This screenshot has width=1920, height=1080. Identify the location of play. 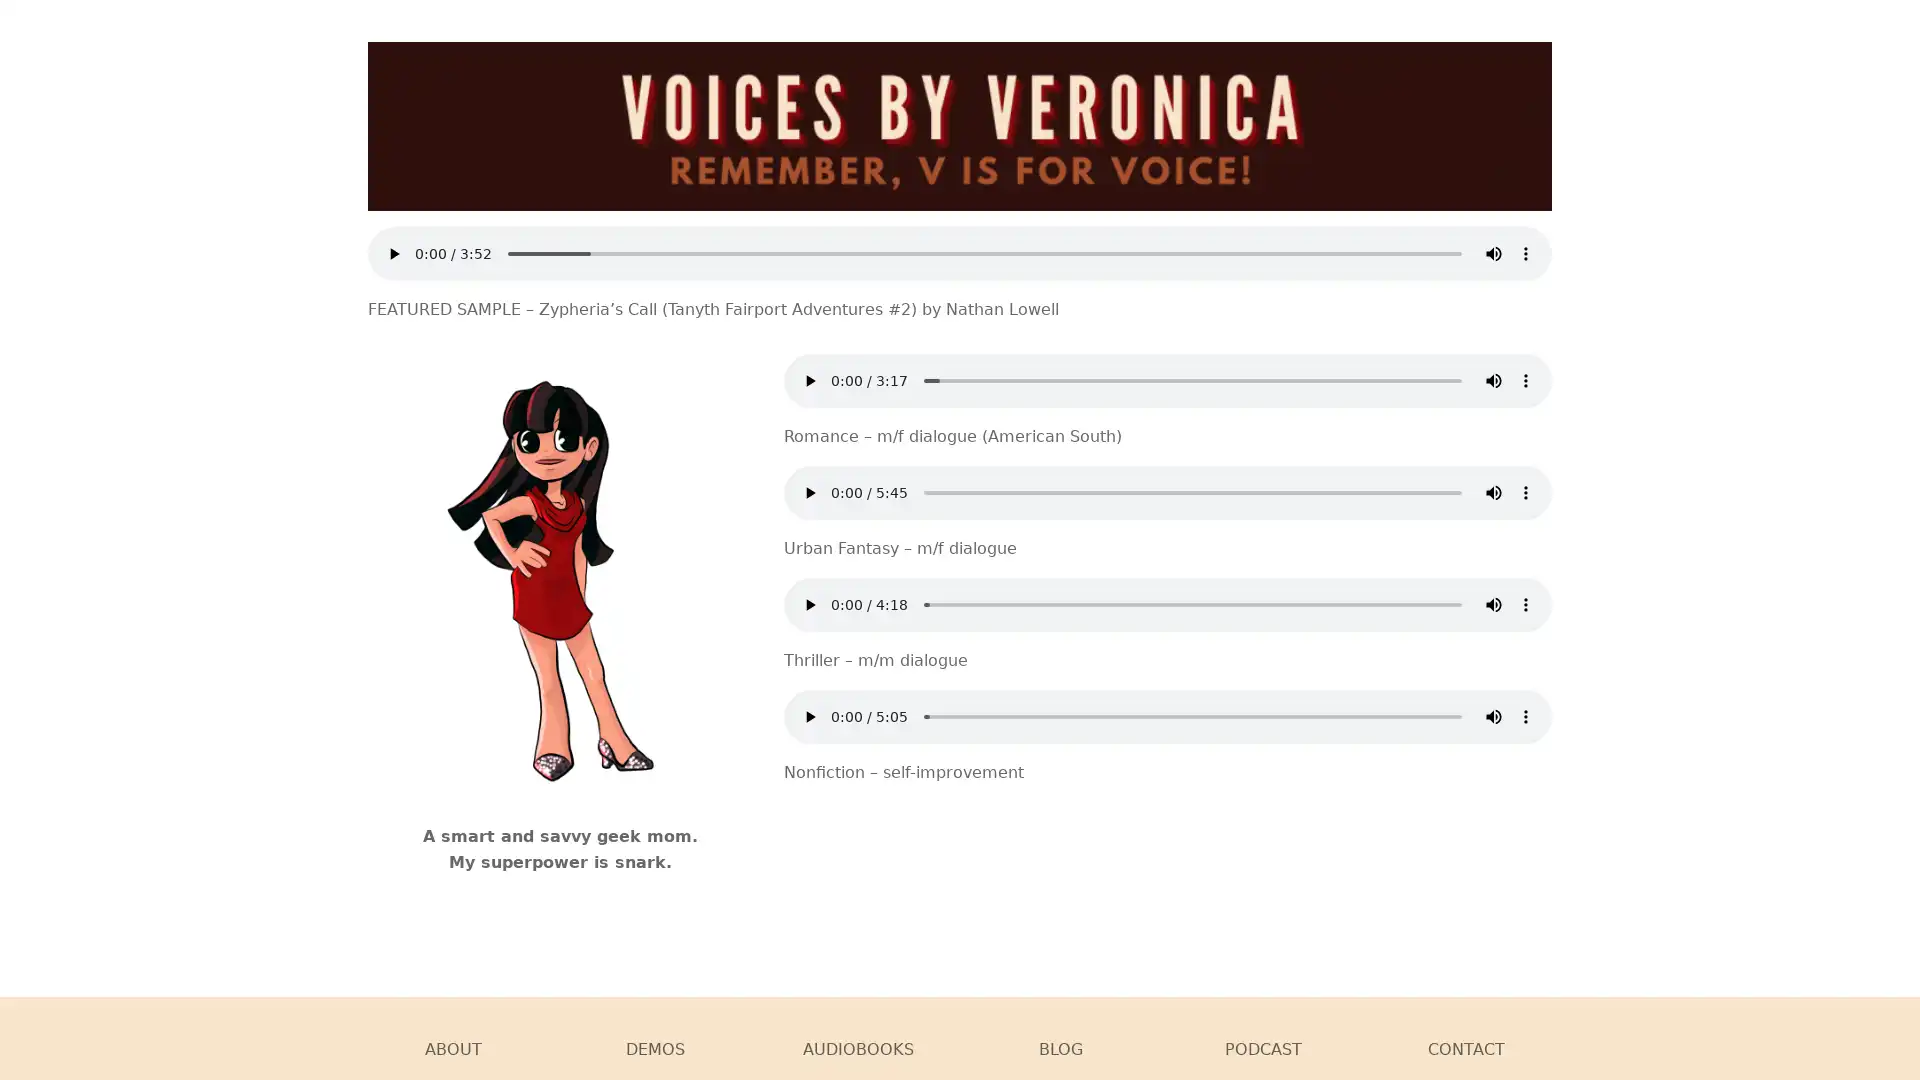
(810, 493).